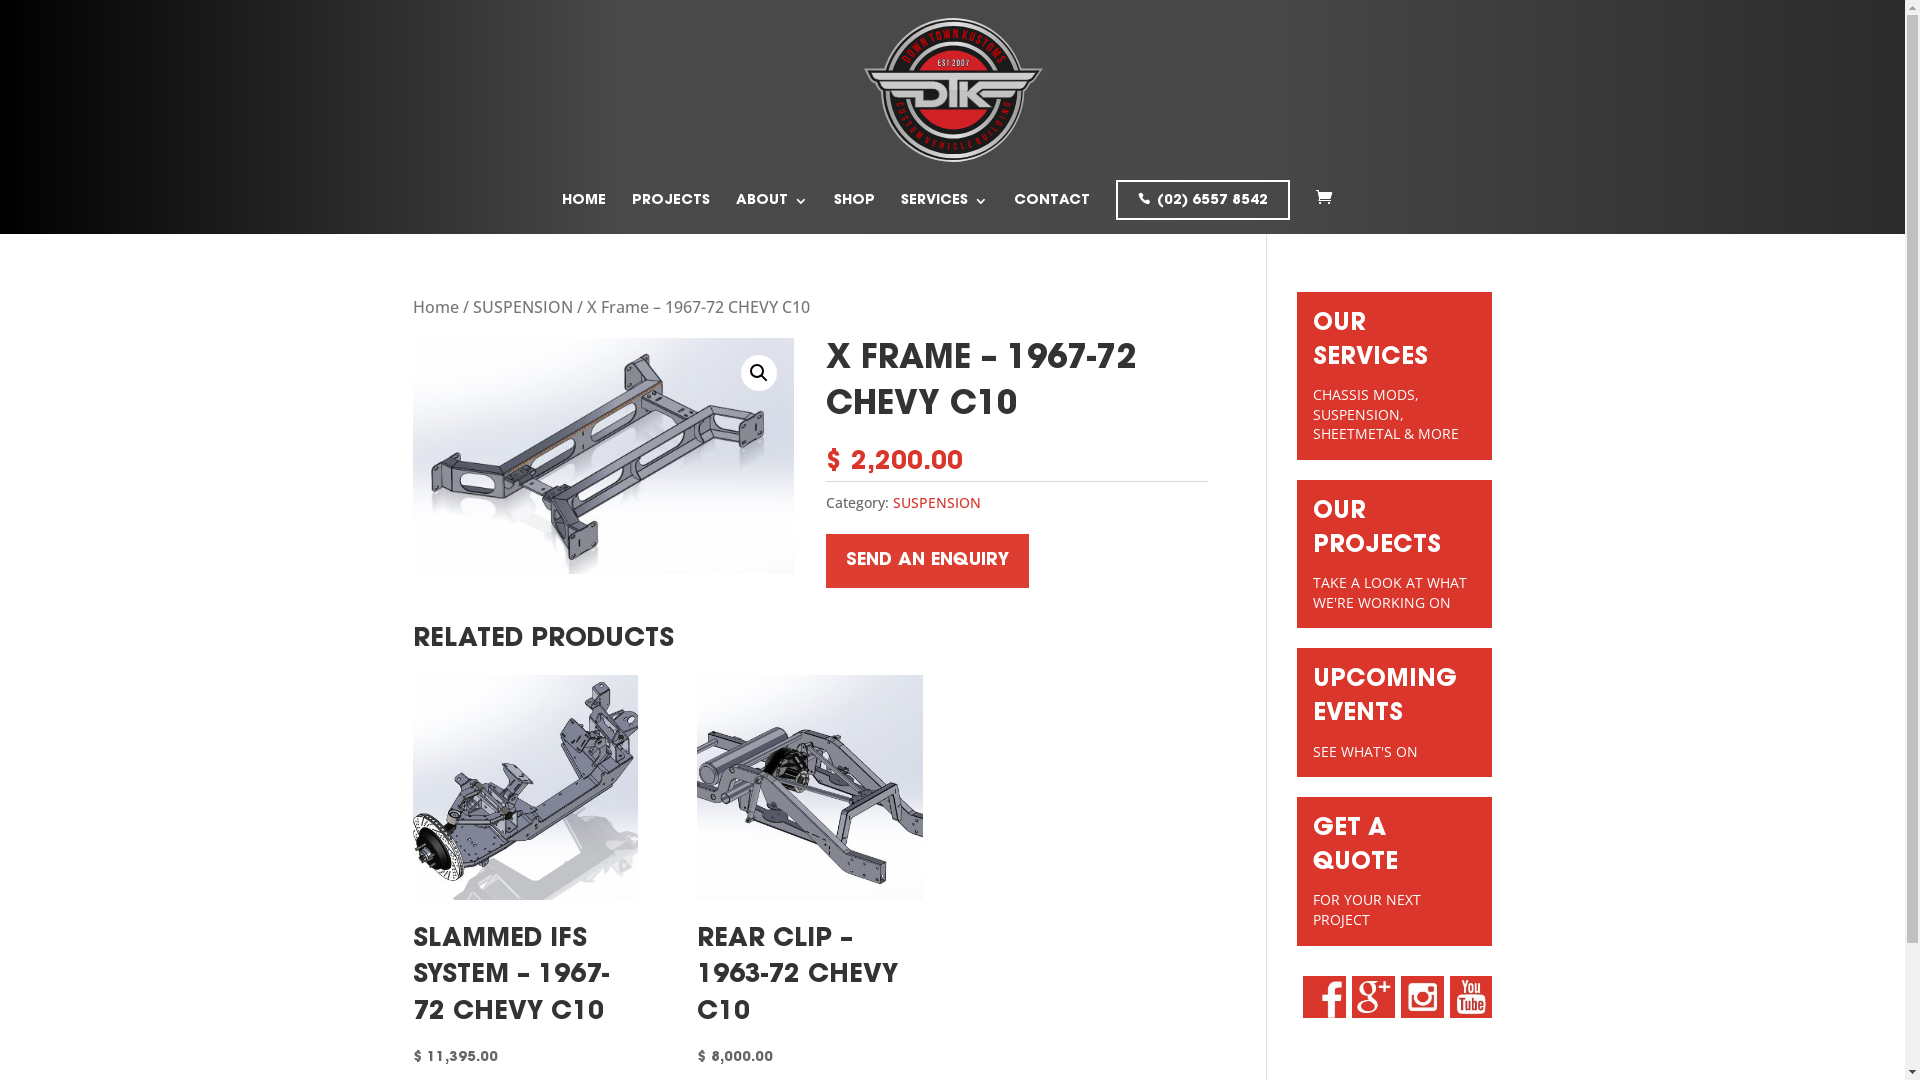 The height and width of the screenshot is (1080, 1920). Describe the element at coordinates (1393, 870) in the screenshot. I see `'GET A QUOTE` at that location.